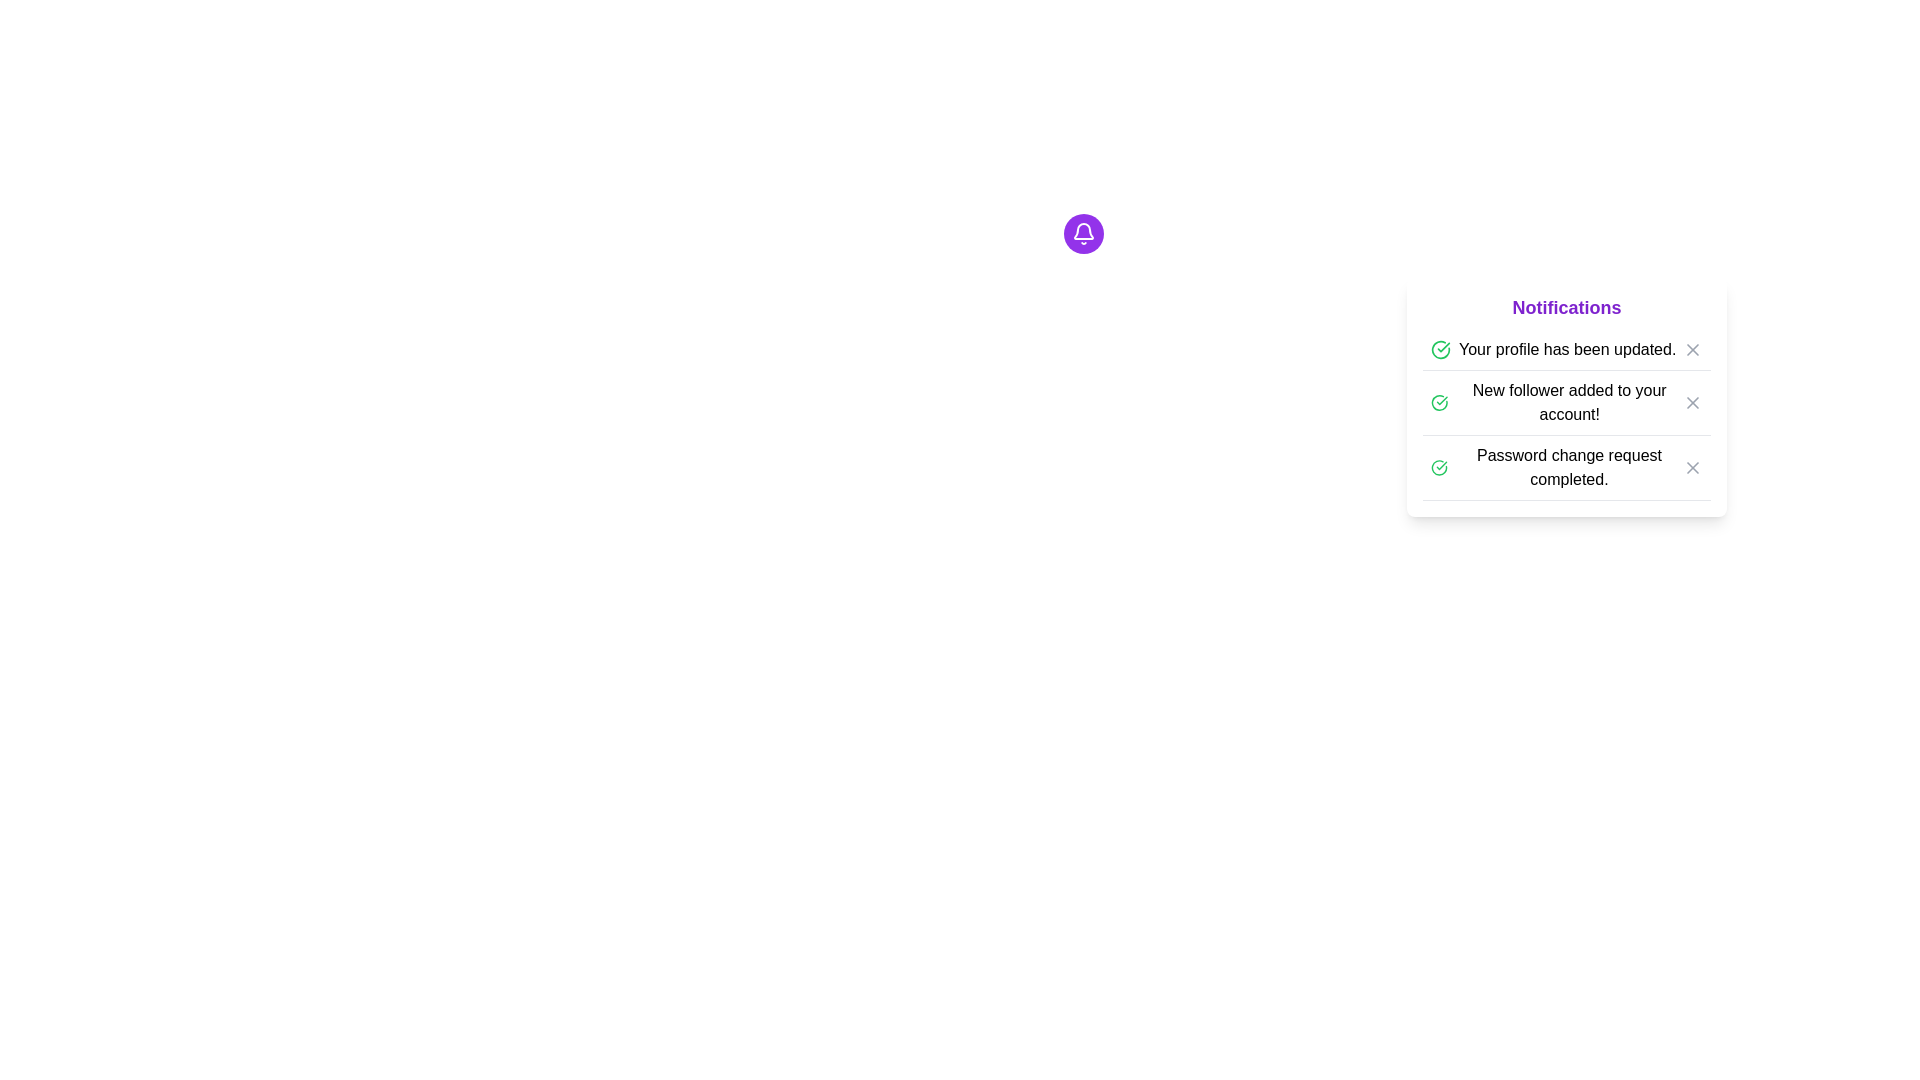 This screenshot has height=1080, width=1920. What do you see at coordinates (1692, 349) in the screenshot?
I see `the 'X' icon in the notification row` at bounding box center [1692, 349].